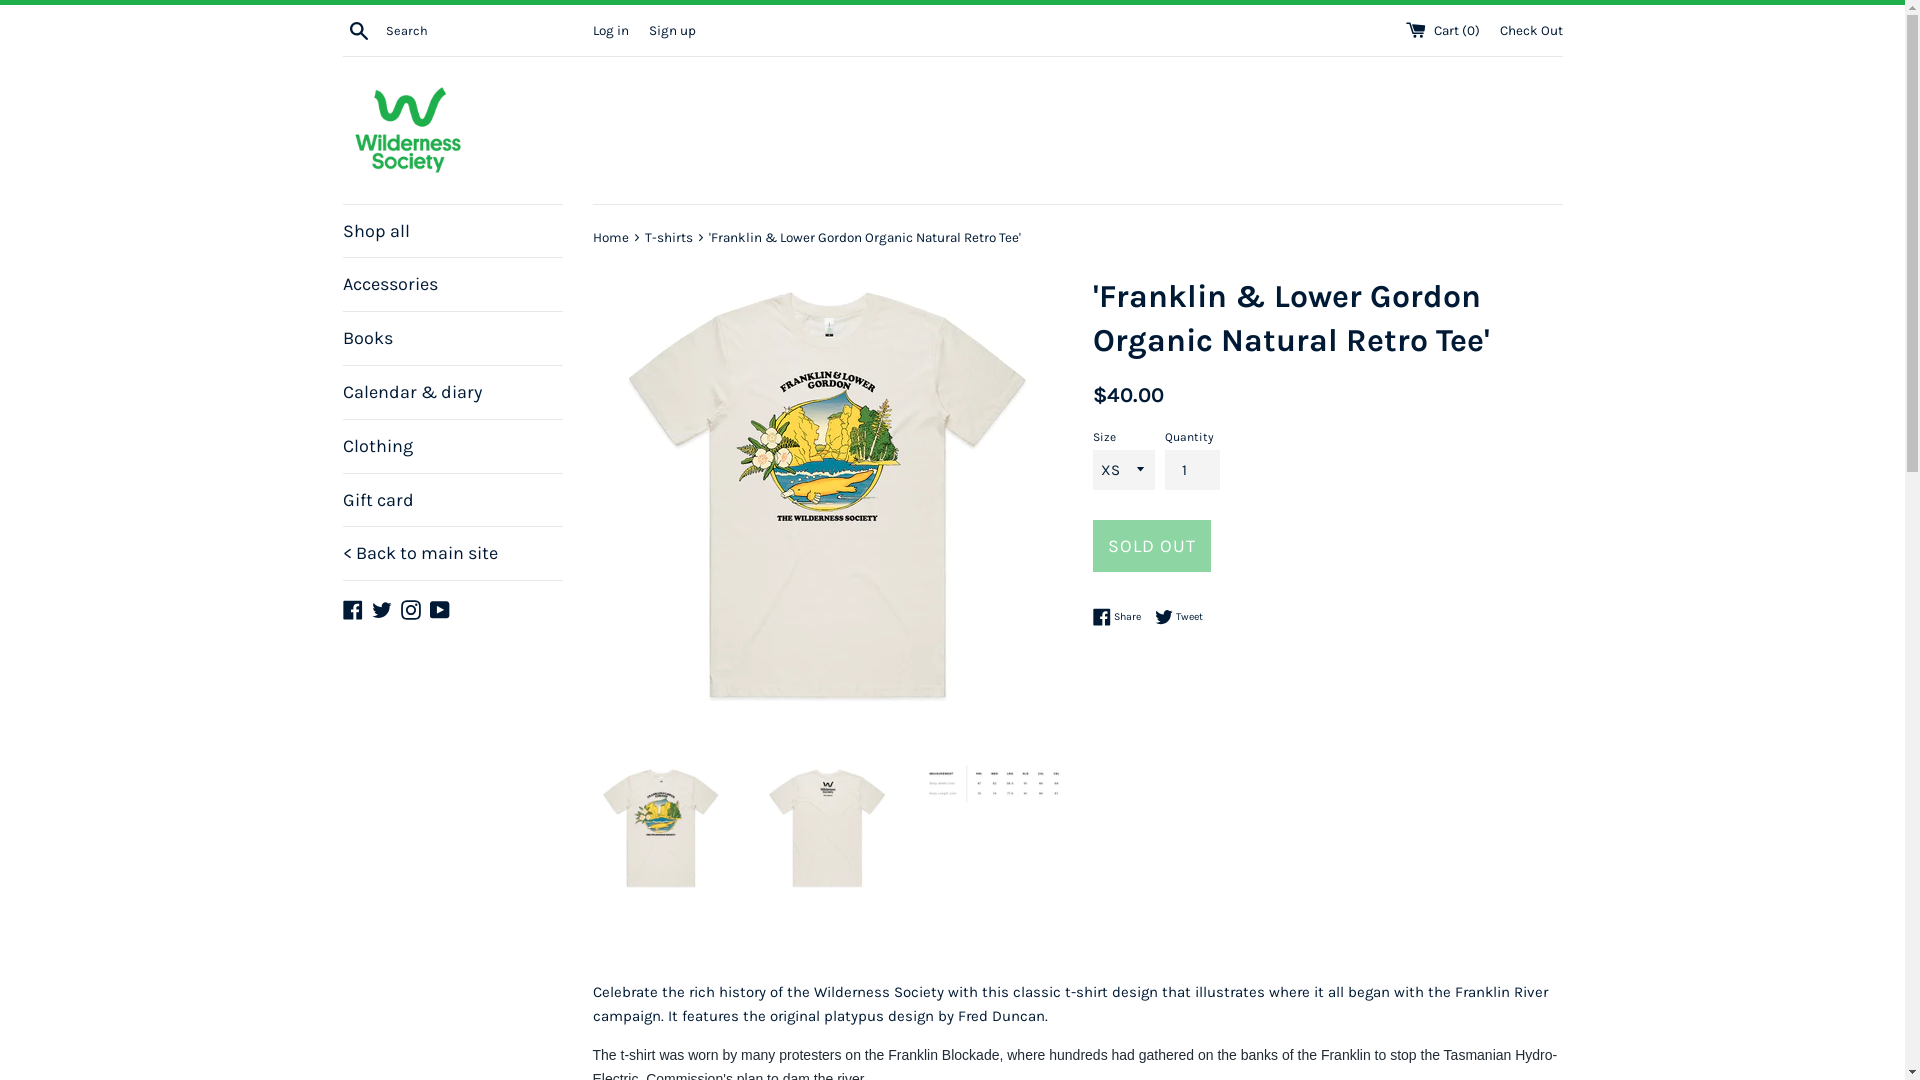 This screenshot has width=1920, height=1080. What do you see at coordinates (439, 607) in the screenshot?
I see `'YouTube'` at bounding box center [439, 607].